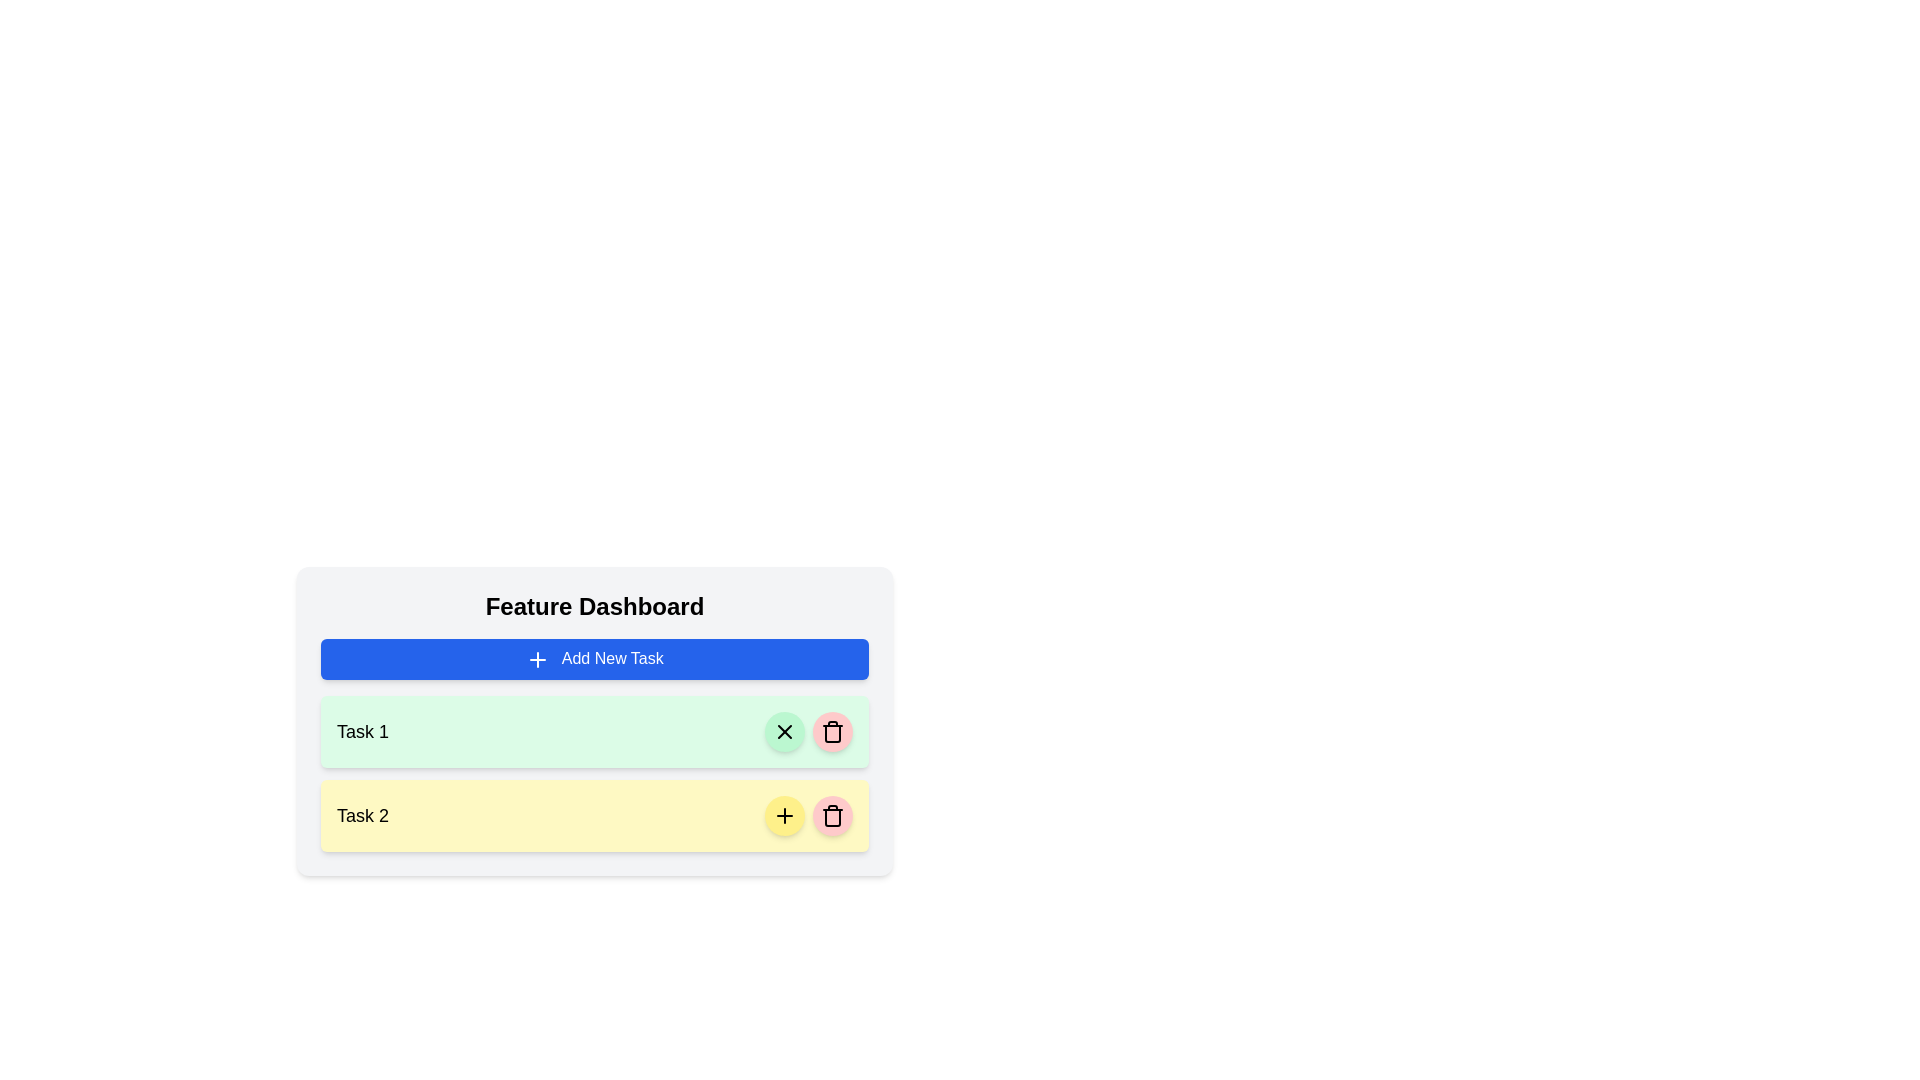  Describe the element at coordinates (833, 731) in the screenshot. I see `the trash can icon button, which is a circular icon with a hollow design surrounded by a red background, located to the right of the second task entry in the dashboard` at that location.